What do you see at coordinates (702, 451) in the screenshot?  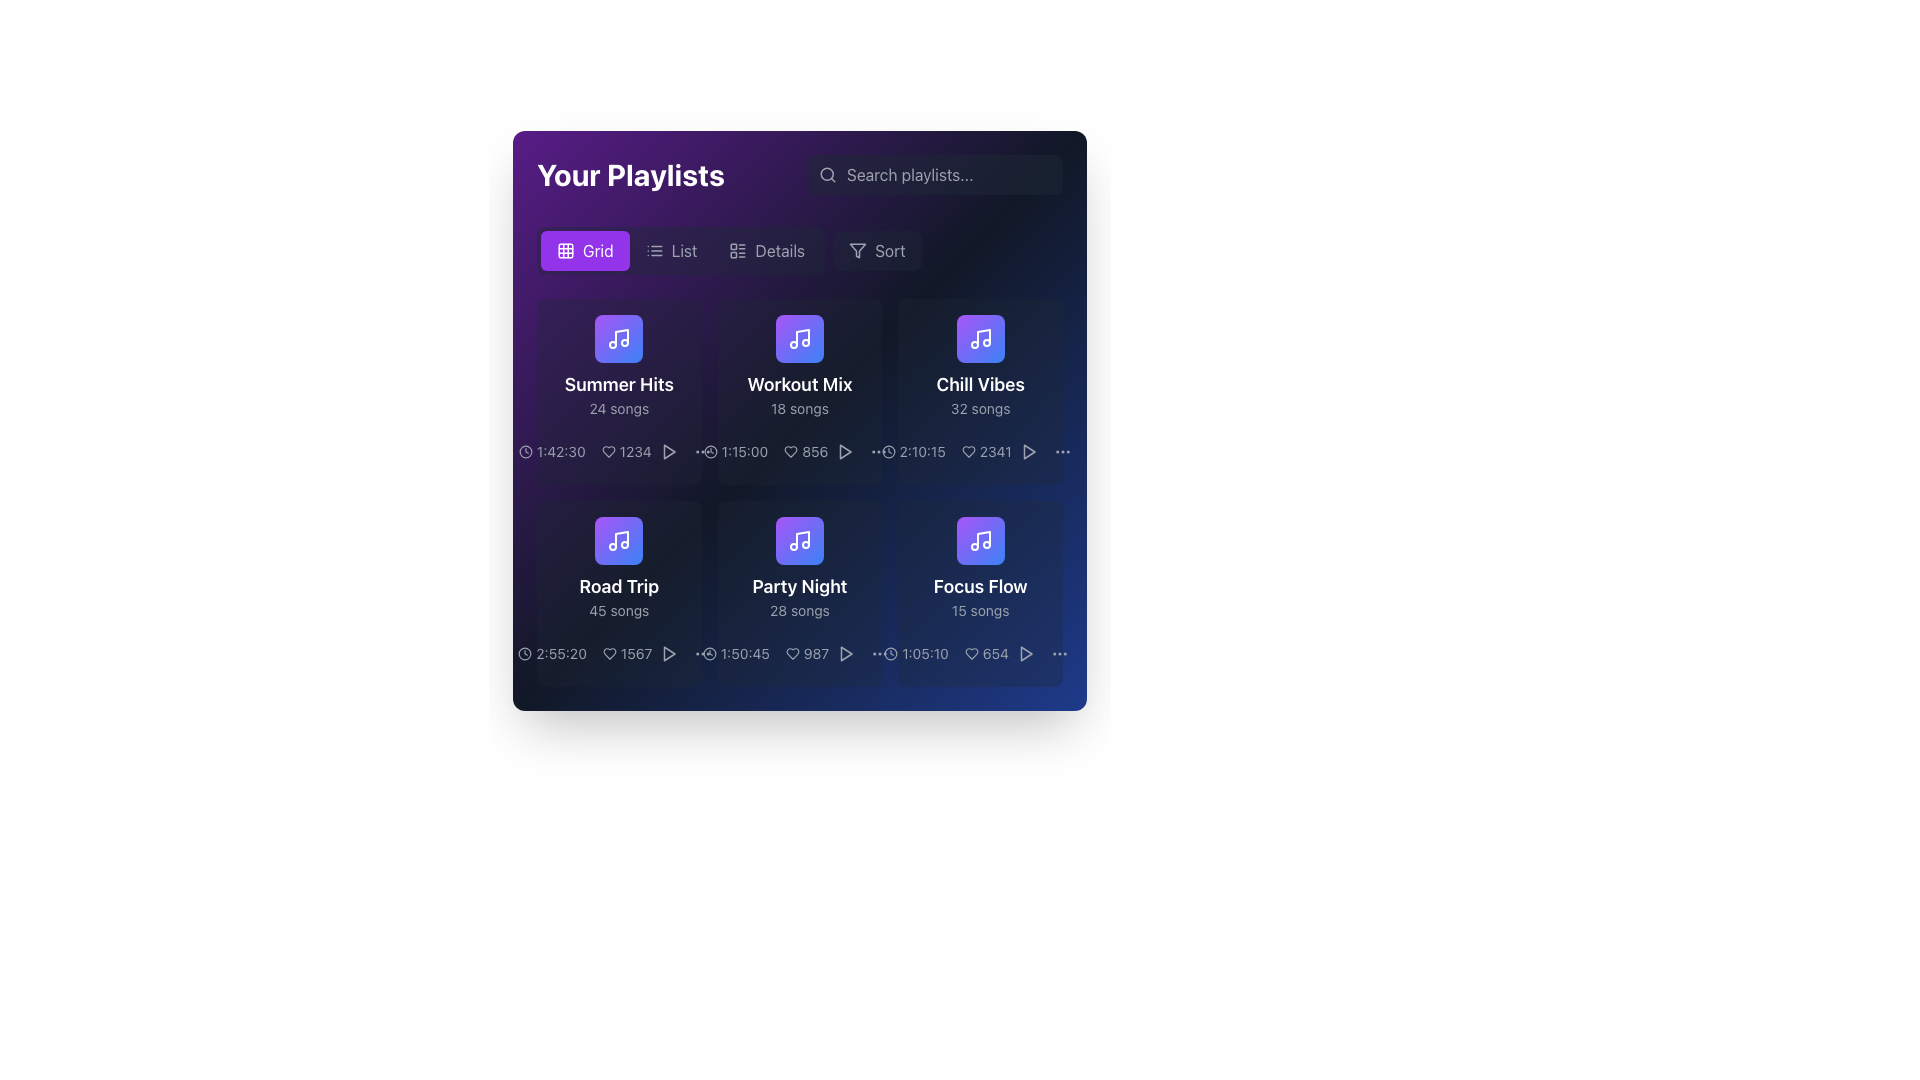 I see `the options button icon located at the bottom-right corner of the 'Summer Hits' playlist card to trigger a tooltip or highlight` at bounding box center [702, 451].